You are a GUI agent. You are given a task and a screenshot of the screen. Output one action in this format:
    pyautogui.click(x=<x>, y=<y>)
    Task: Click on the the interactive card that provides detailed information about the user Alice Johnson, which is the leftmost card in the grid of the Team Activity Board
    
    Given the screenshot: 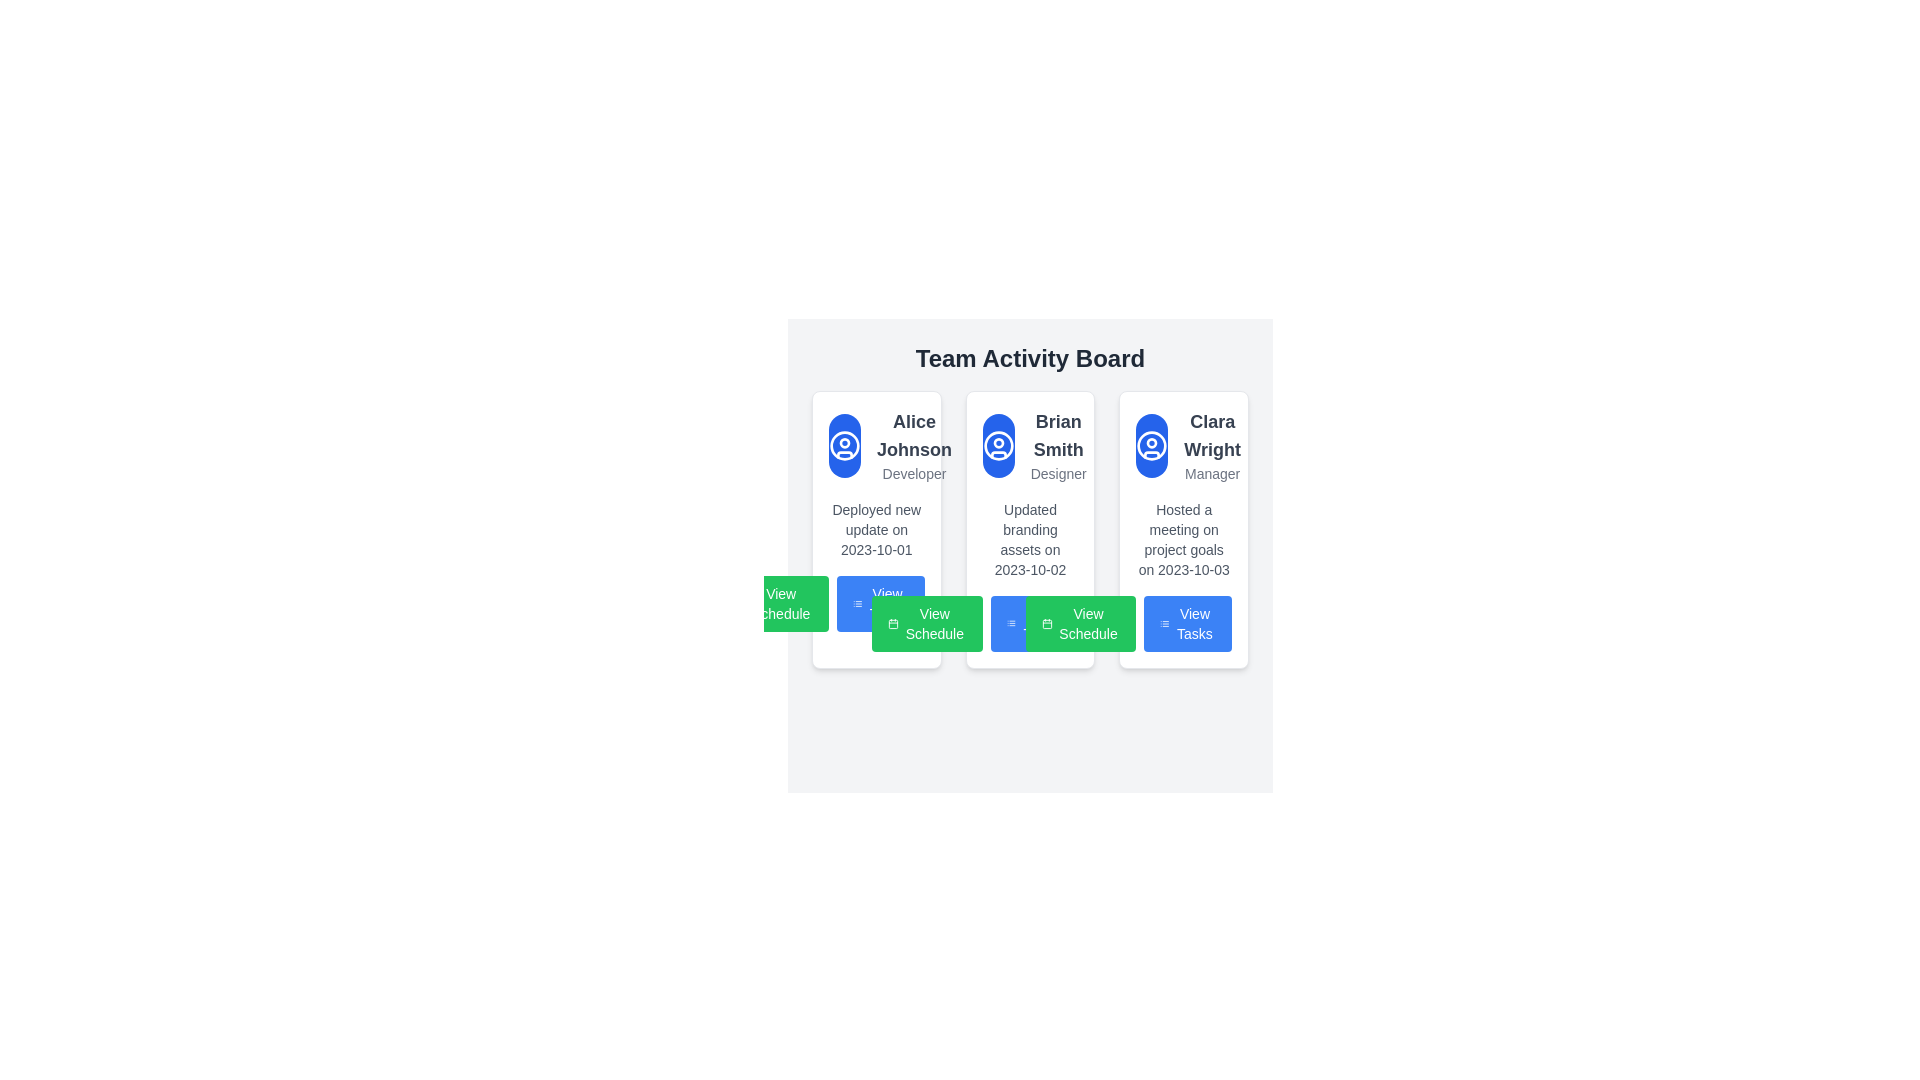 What is the action you would take?
    pyautogui.click(x=876, y=528)
    